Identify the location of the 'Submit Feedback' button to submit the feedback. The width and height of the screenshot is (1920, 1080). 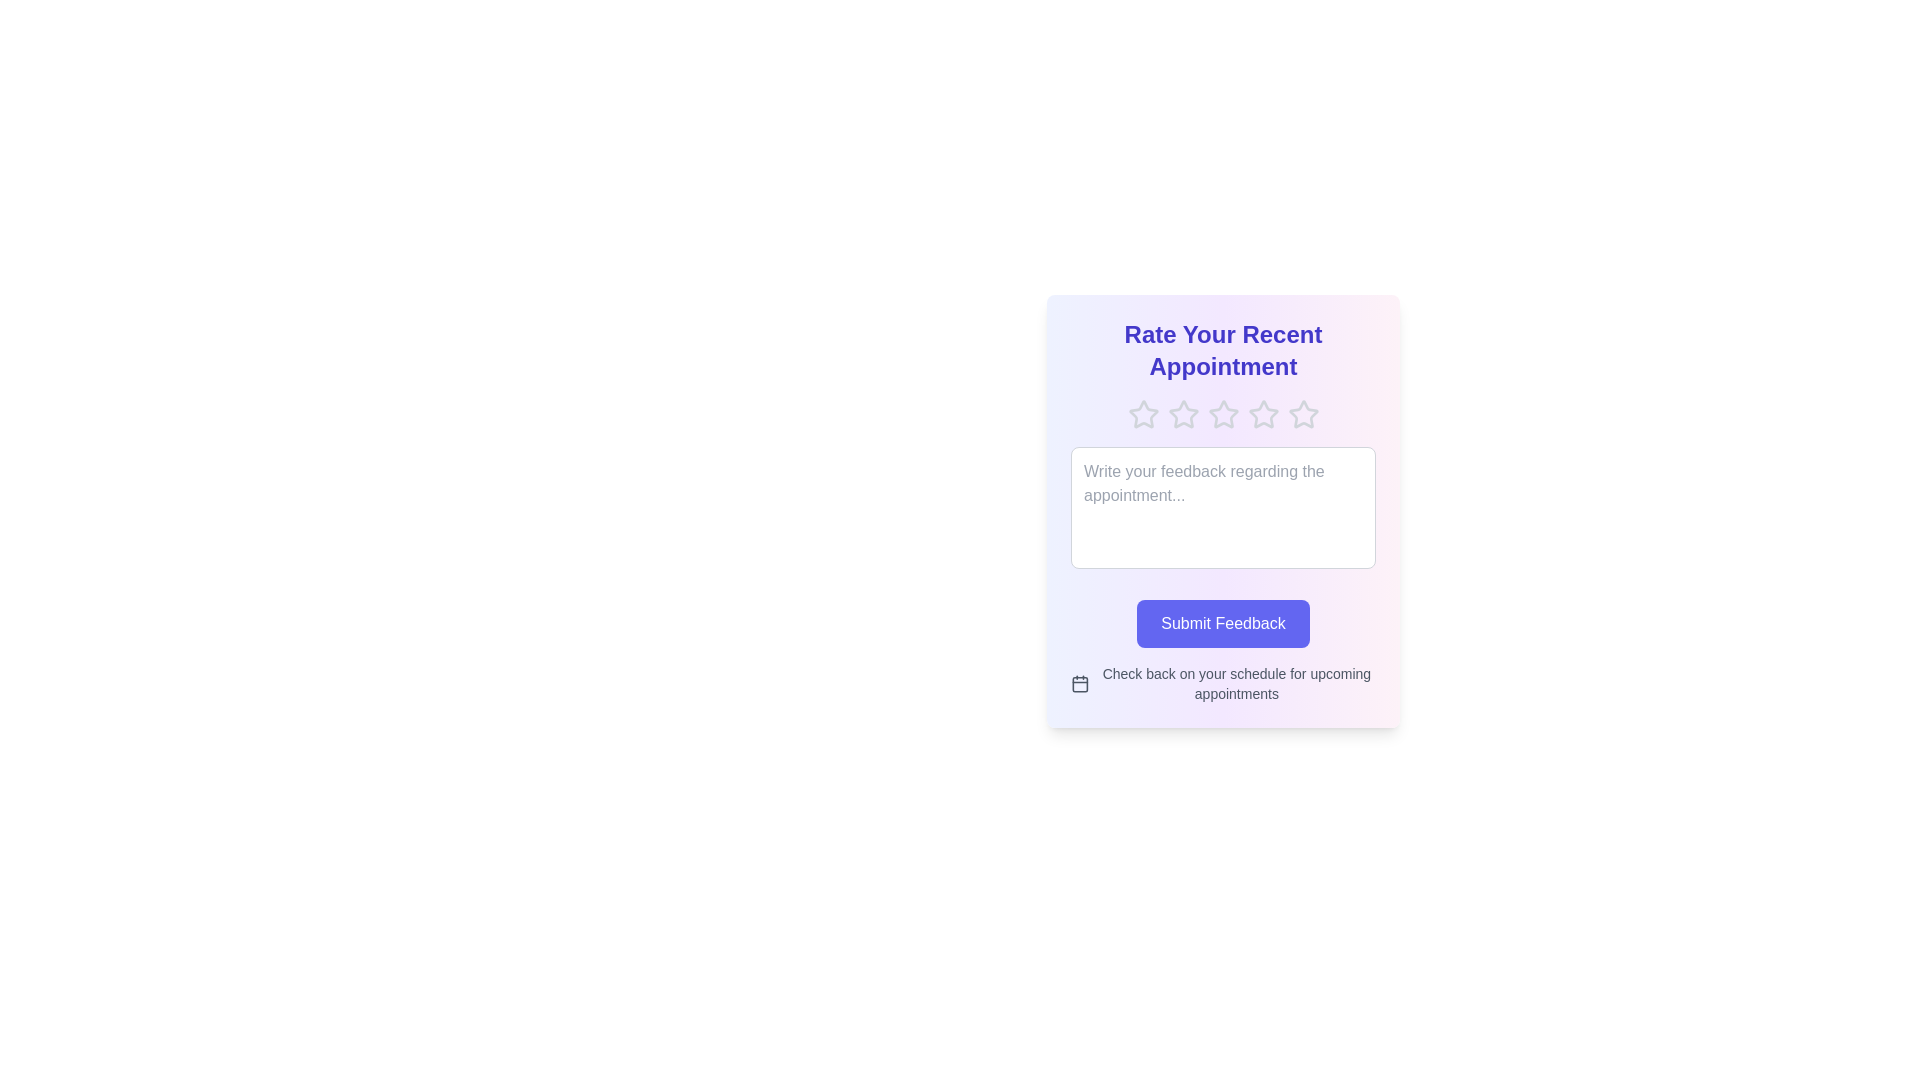
(1222, 623).